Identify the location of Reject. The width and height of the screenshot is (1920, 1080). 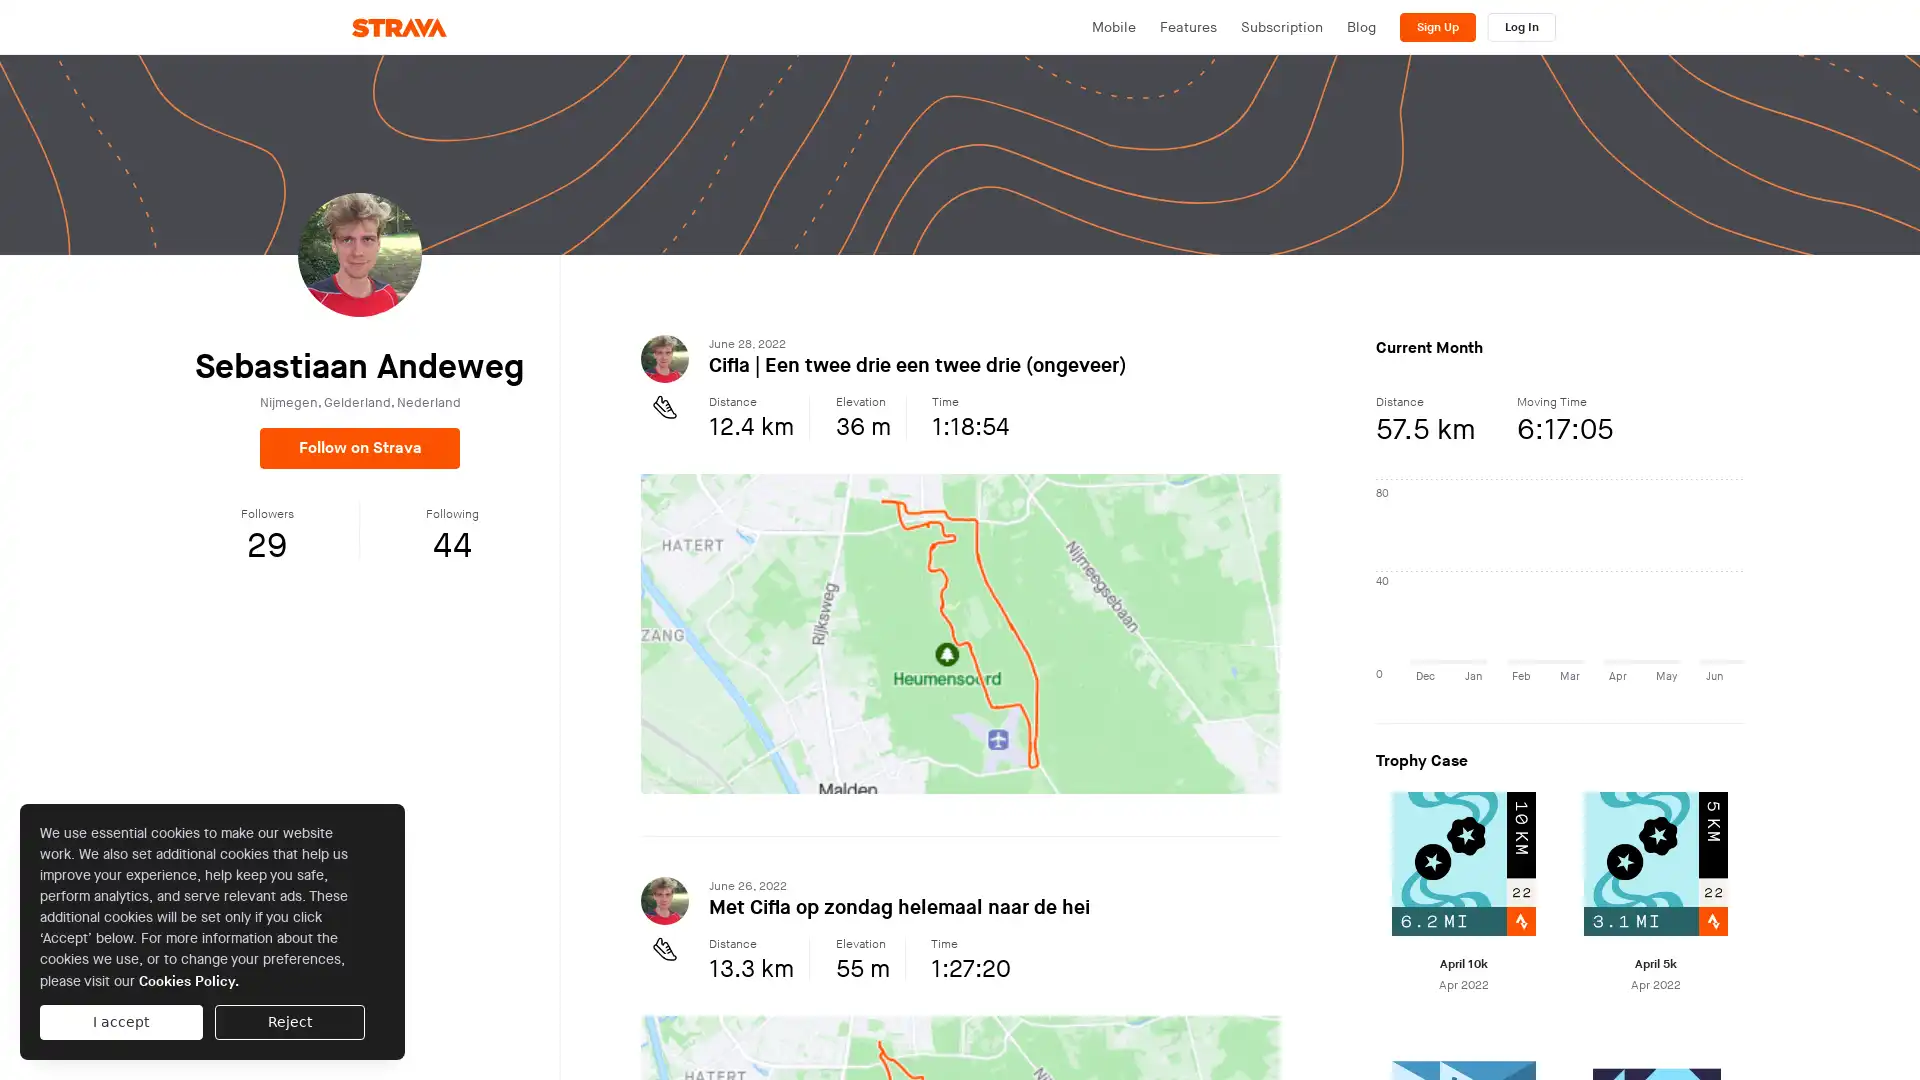
(288, 1022).